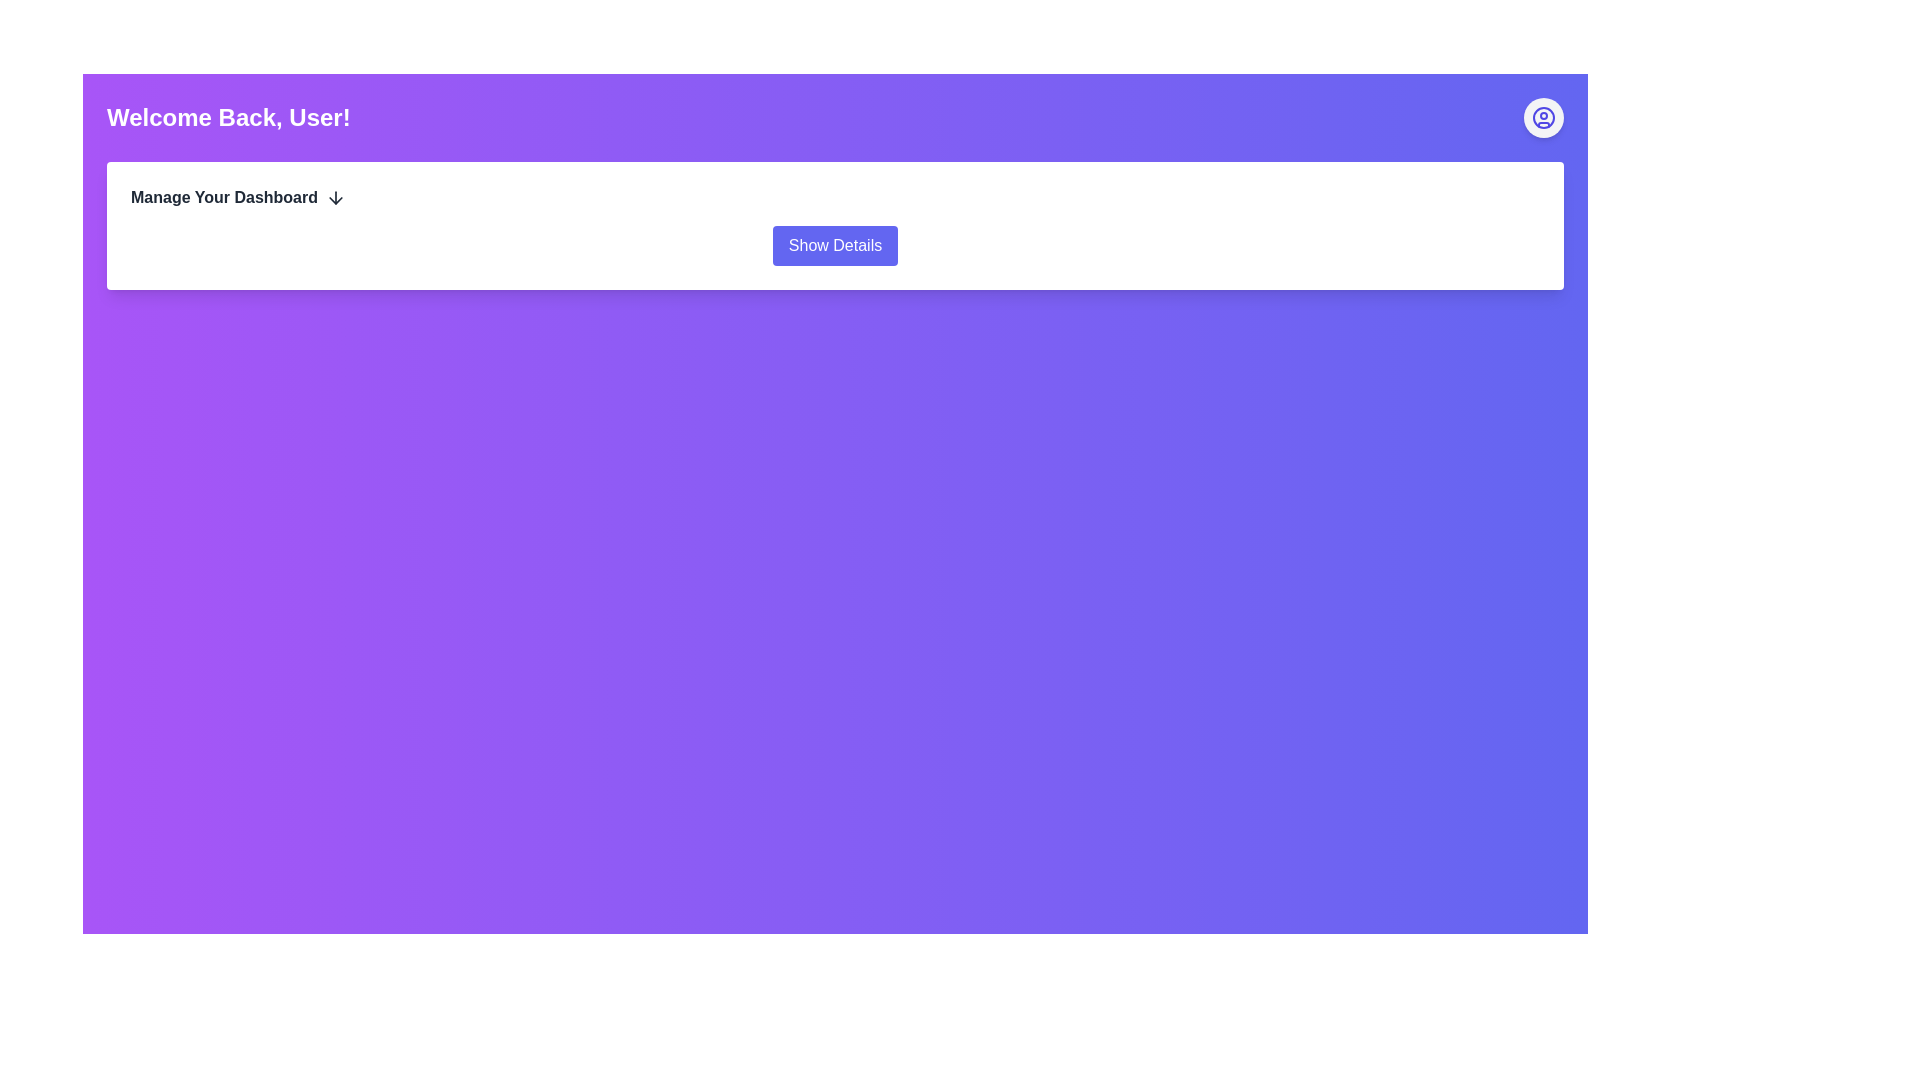 This screenshot has height=1080, width=1920. Describe the element at coordinates (336, 197) in the screenshot. I see `the downward-pointing arrow icon located to the right of the text 'Manage Your Dashboard'` at that location.